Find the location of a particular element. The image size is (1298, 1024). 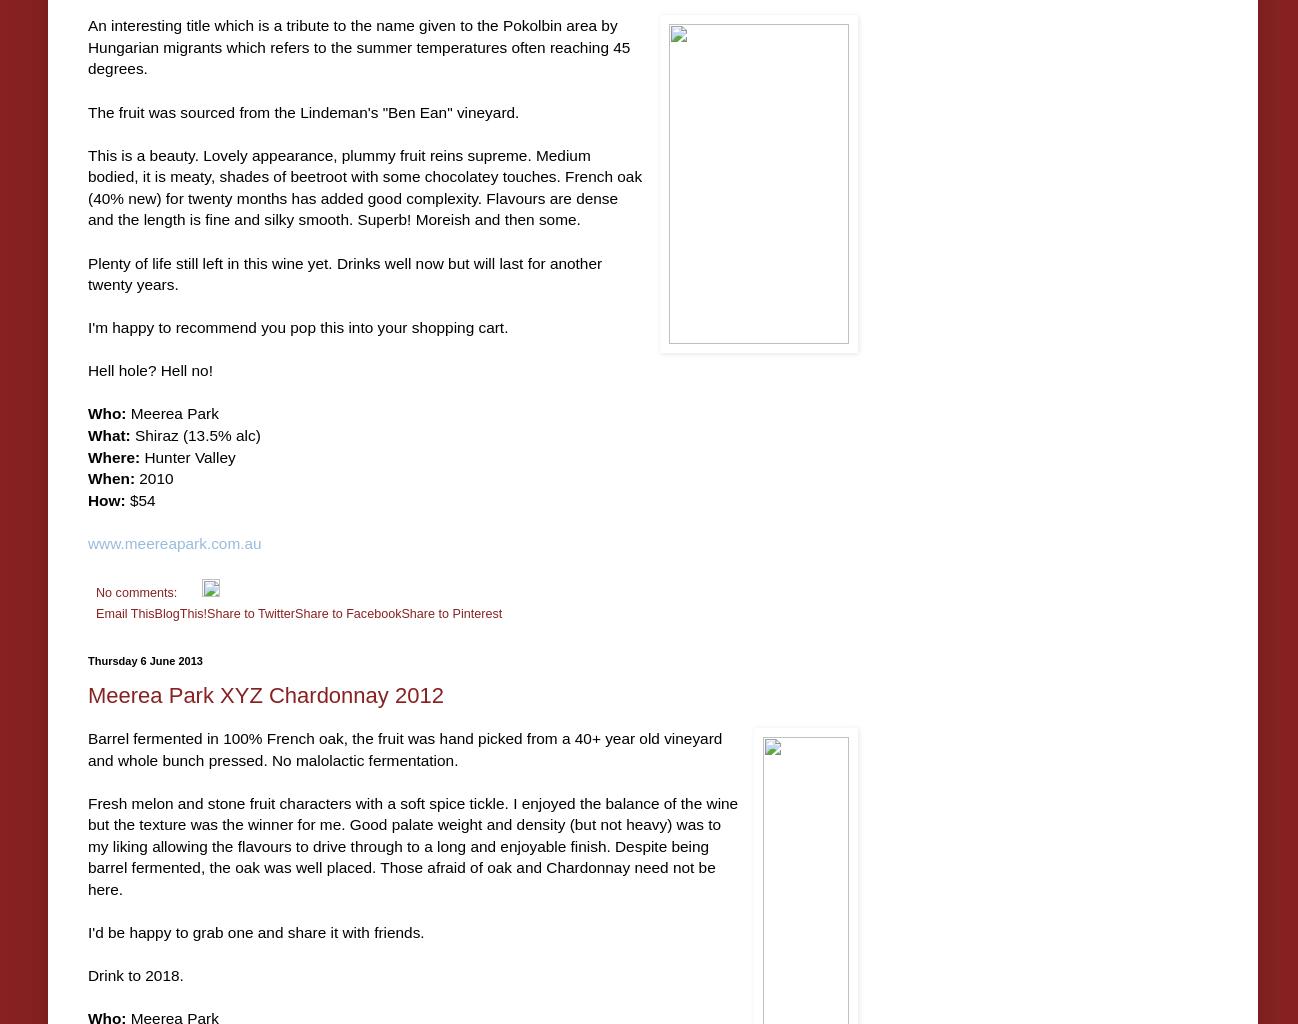

'Hell hole? Hell no!' is located at coordinates (149, 370).